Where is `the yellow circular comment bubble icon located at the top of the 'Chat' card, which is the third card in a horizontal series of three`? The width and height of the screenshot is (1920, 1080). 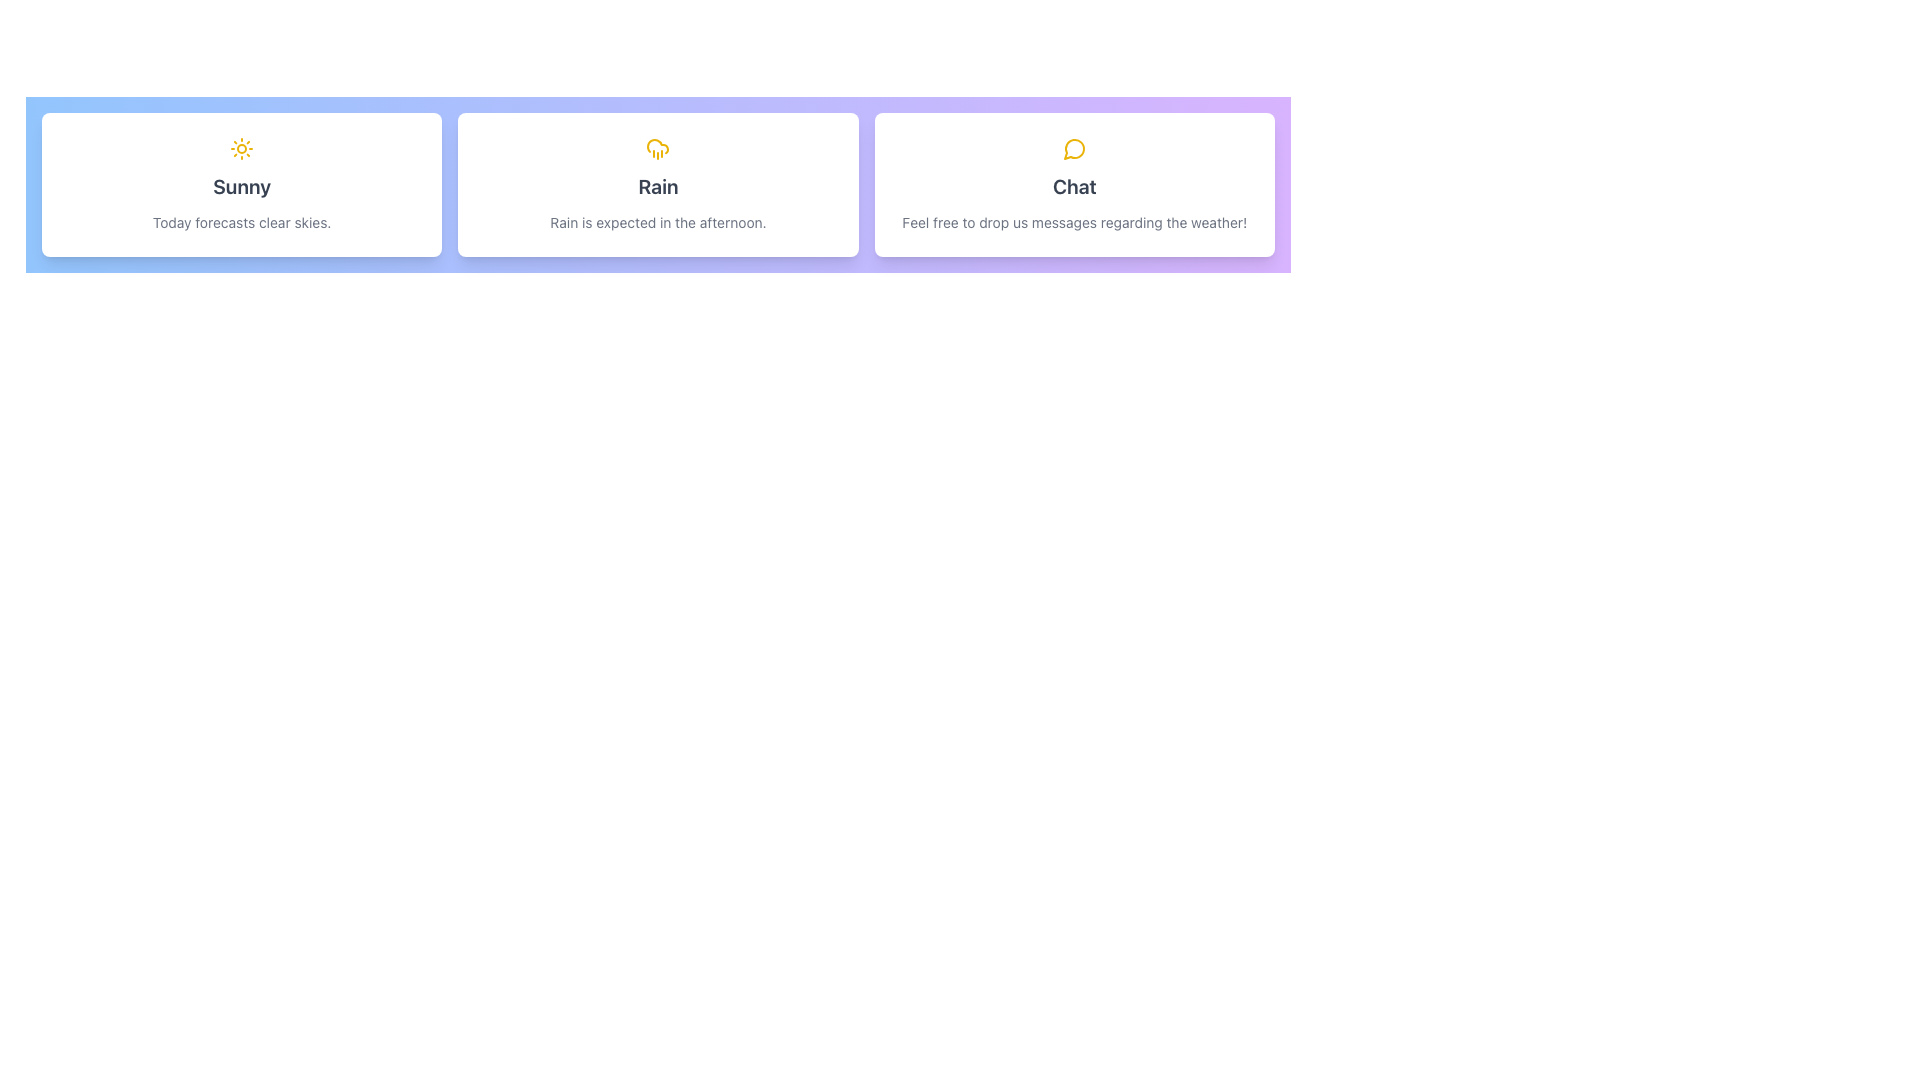
the yellow circular comment bubble icon located at the top of the 'Chat' card, which is the third card in a horizontal series of three is located at coordinates (1073, 148).